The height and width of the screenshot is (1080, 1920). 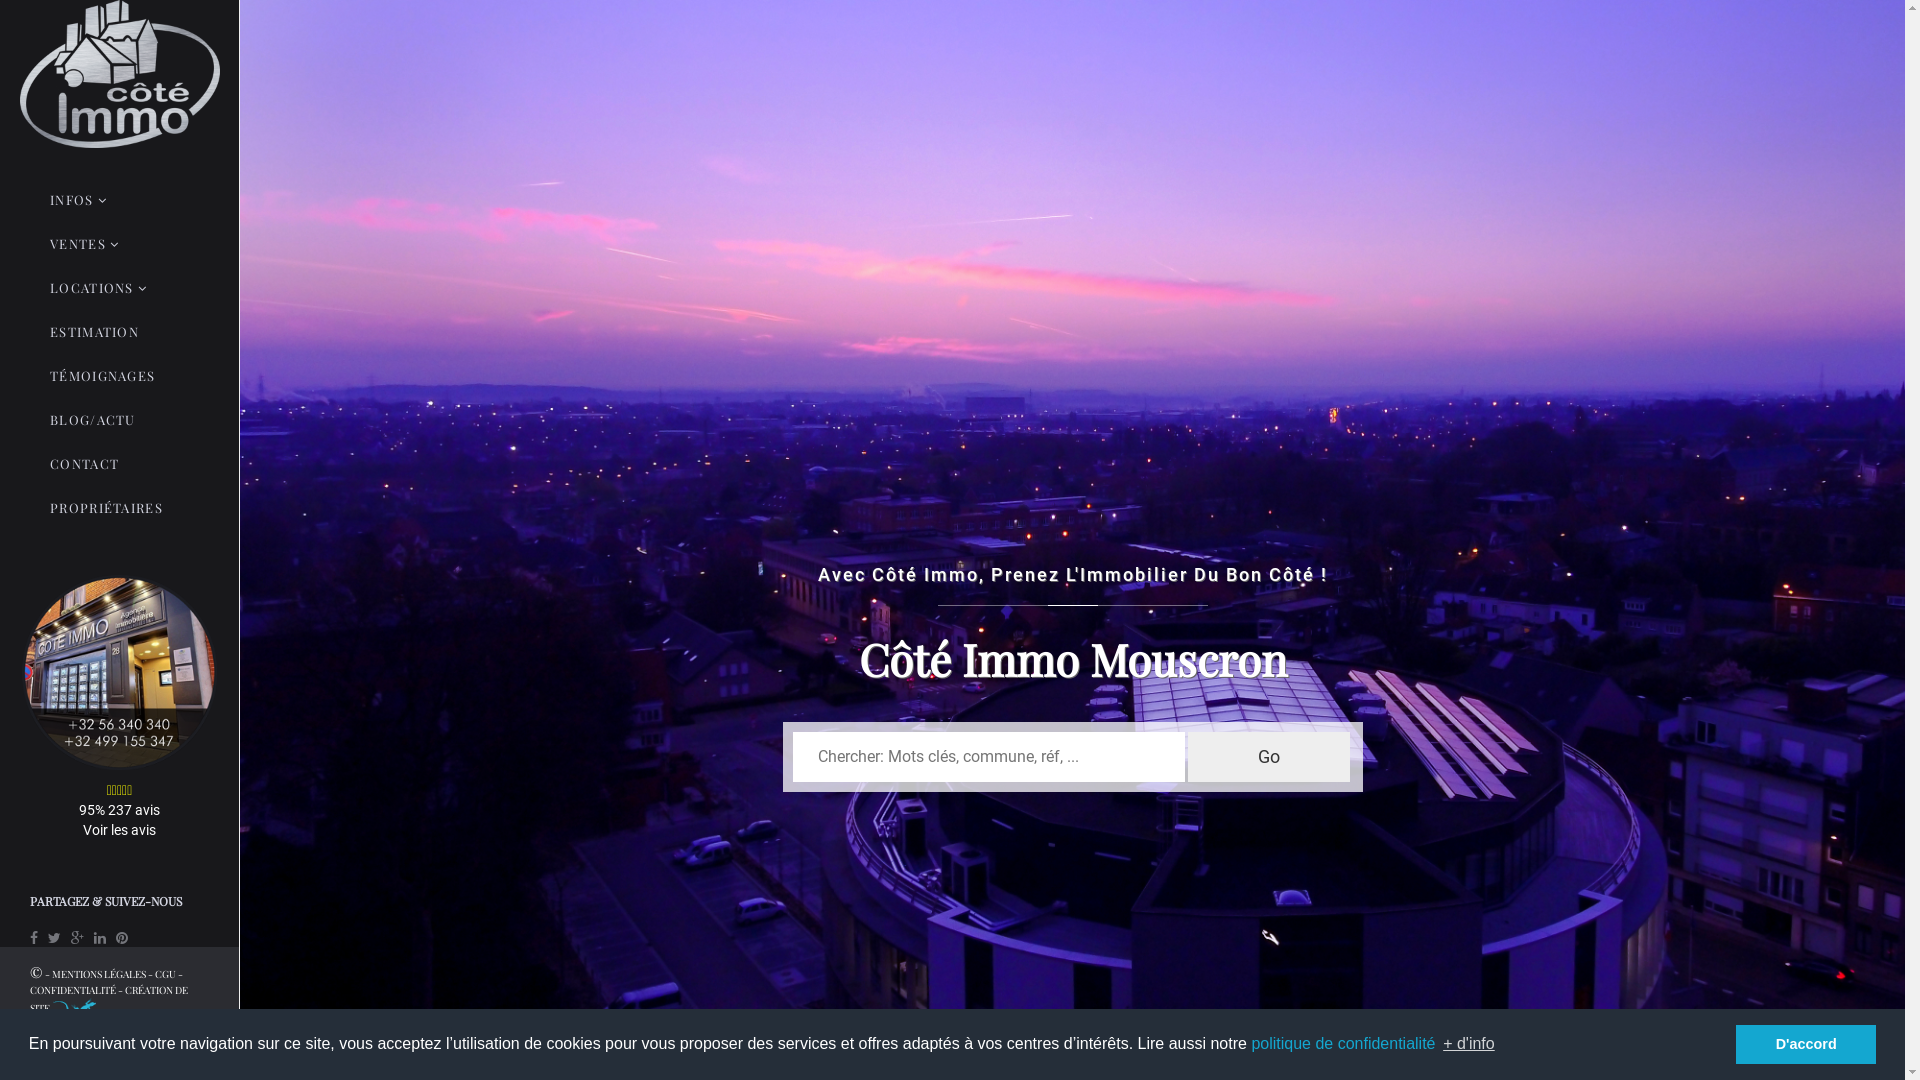 What do you see at coordinates (118, 829) in the screenshot?
I see `'Voir les avis'` at bounding box center [118, 829].